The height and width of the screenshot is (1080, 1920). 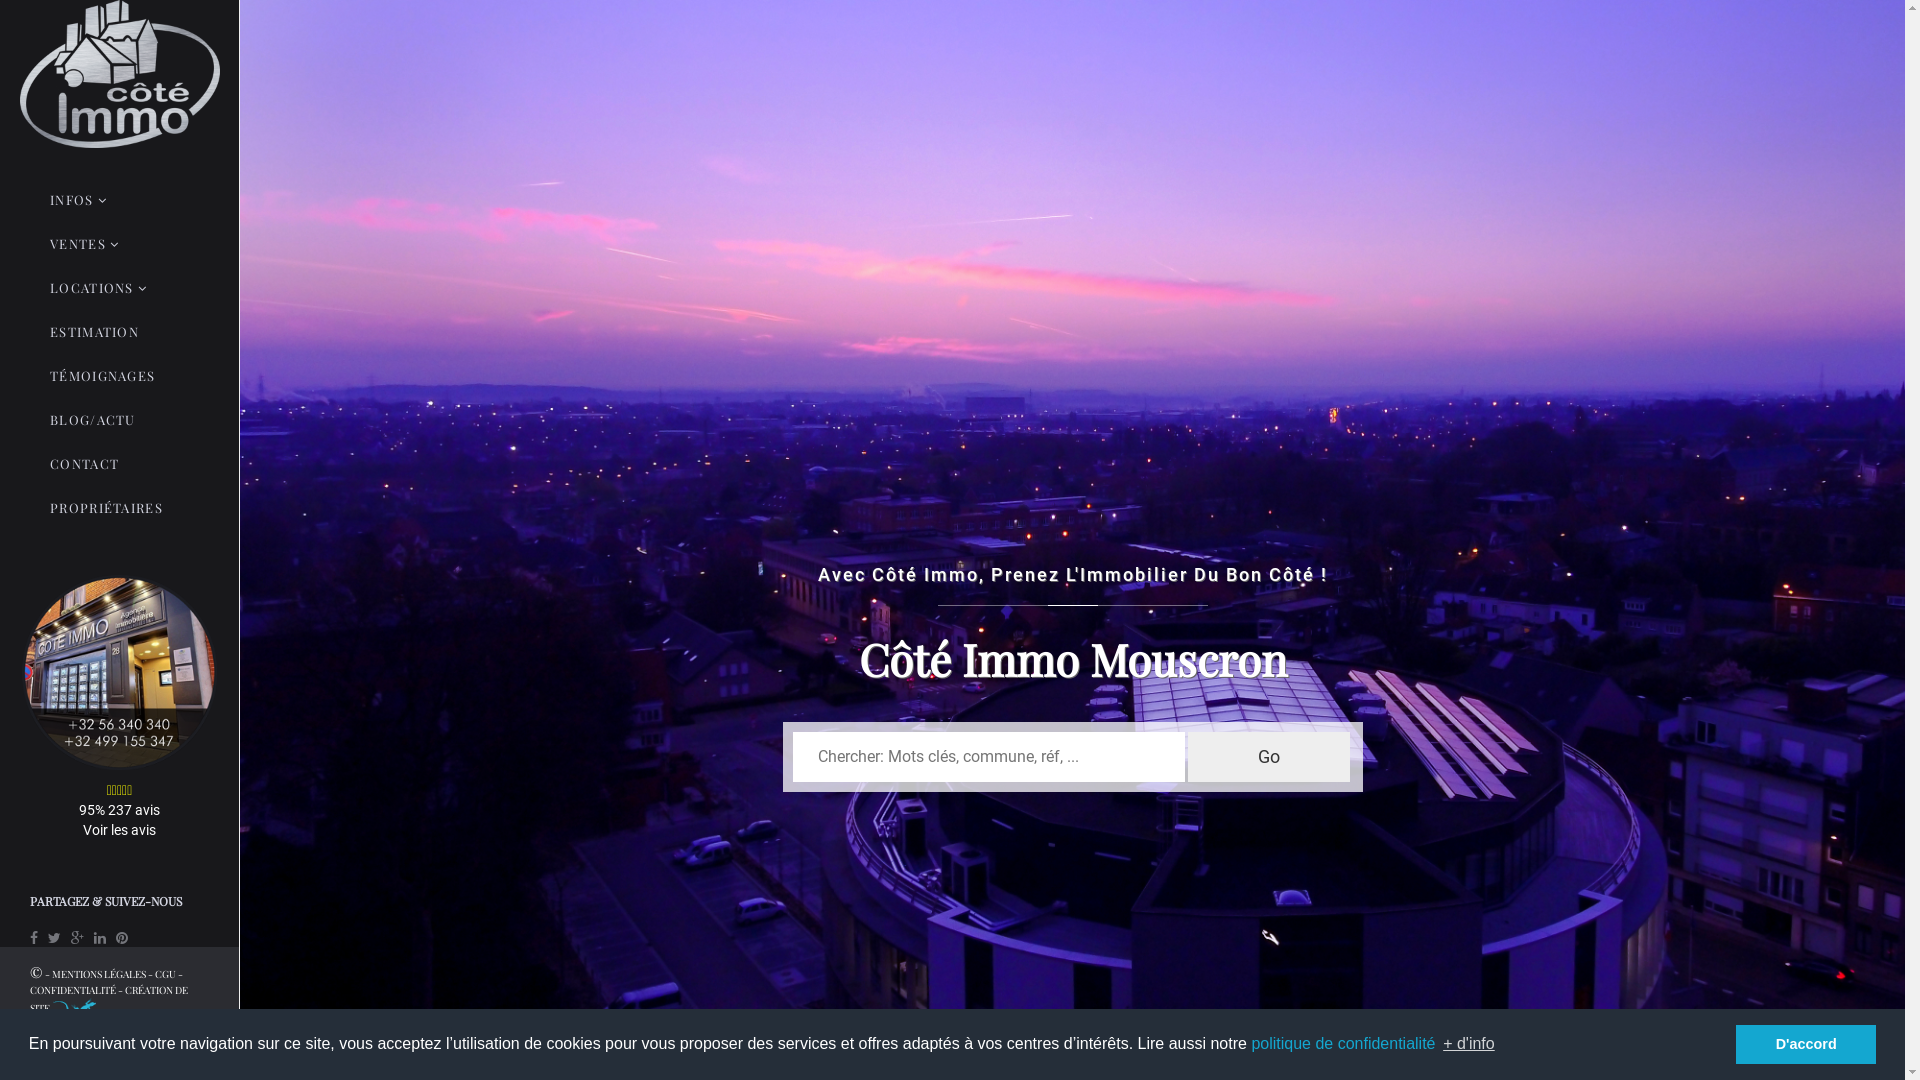 What do you see at coordinates (118, 829) in the screenshot?
I see `'Voir les avis'` at bounding box center [118, 829].